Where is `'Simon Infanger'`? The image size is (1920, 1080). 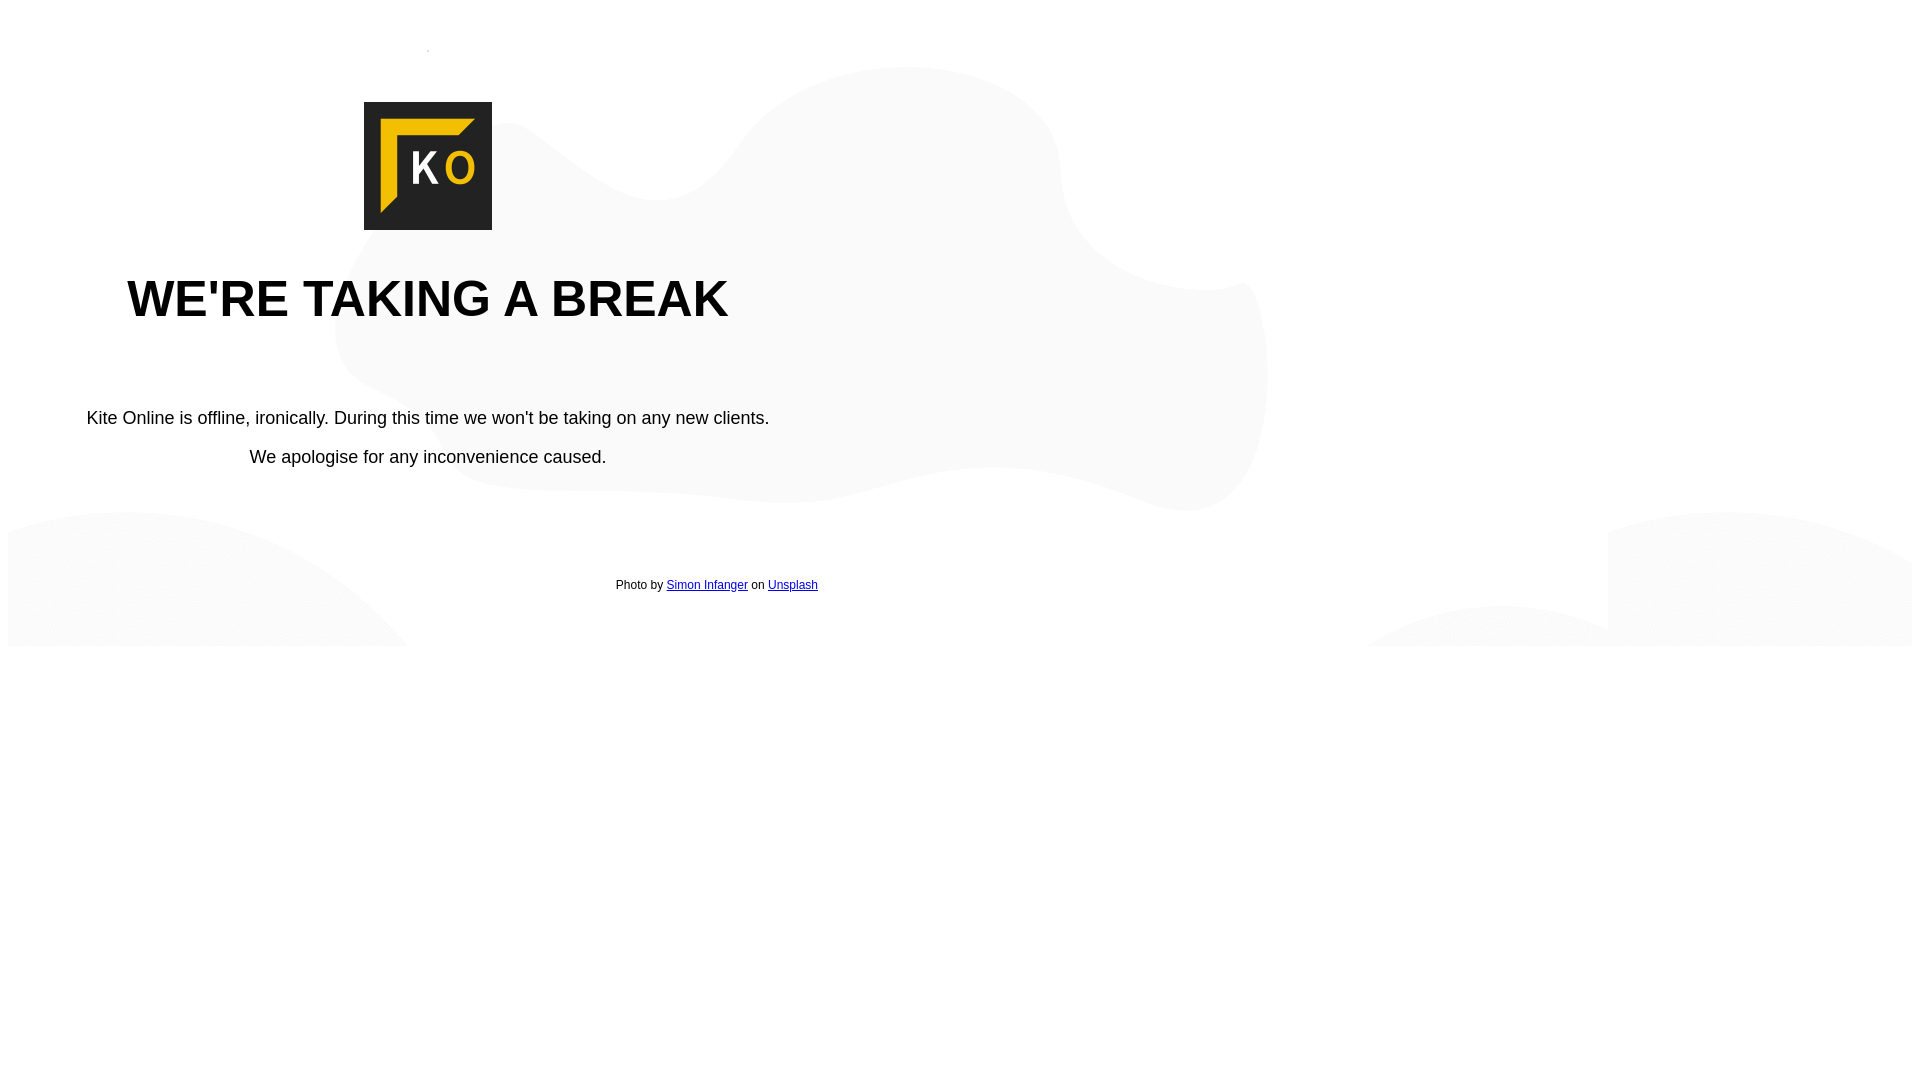 'Simon Infanger' is located at coordinates (707, 585).